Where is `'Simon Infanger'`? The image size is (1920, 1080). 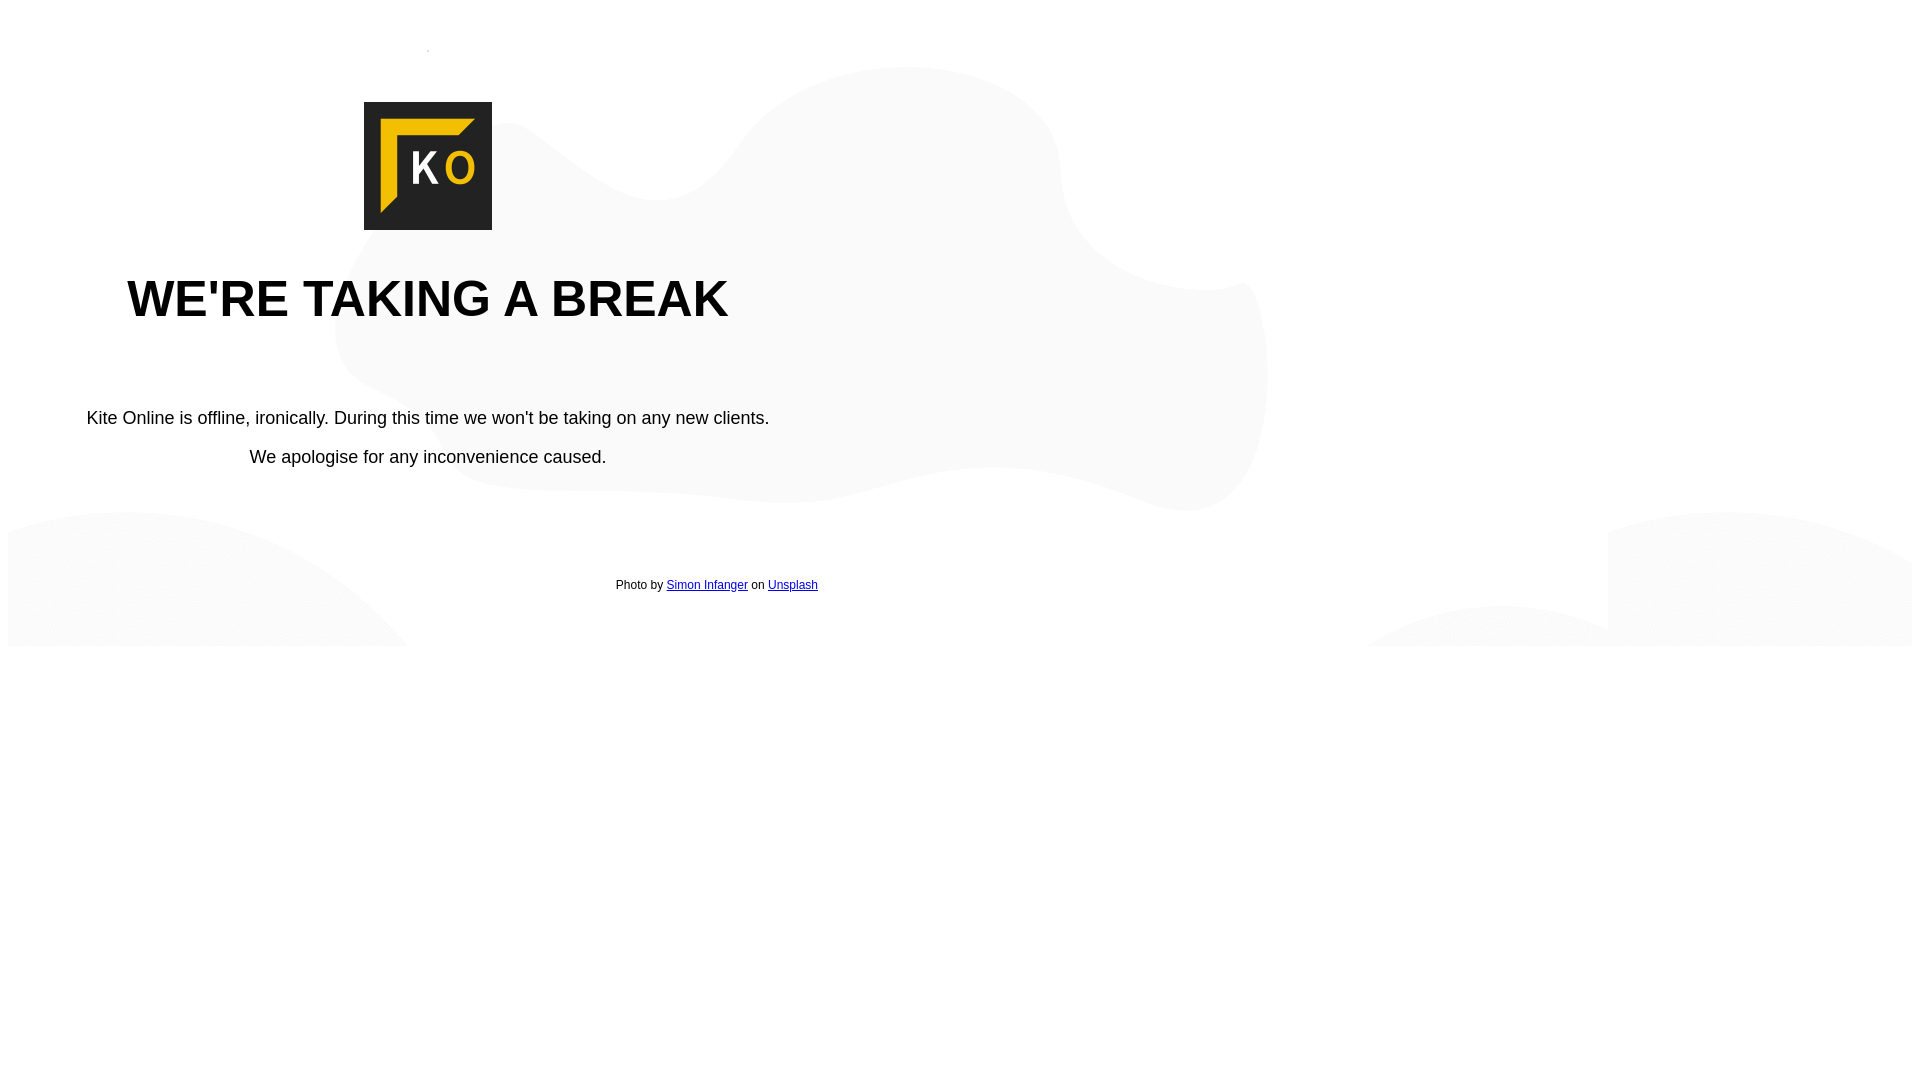 'Simon Infanger' is located at coordinates (707, 585).